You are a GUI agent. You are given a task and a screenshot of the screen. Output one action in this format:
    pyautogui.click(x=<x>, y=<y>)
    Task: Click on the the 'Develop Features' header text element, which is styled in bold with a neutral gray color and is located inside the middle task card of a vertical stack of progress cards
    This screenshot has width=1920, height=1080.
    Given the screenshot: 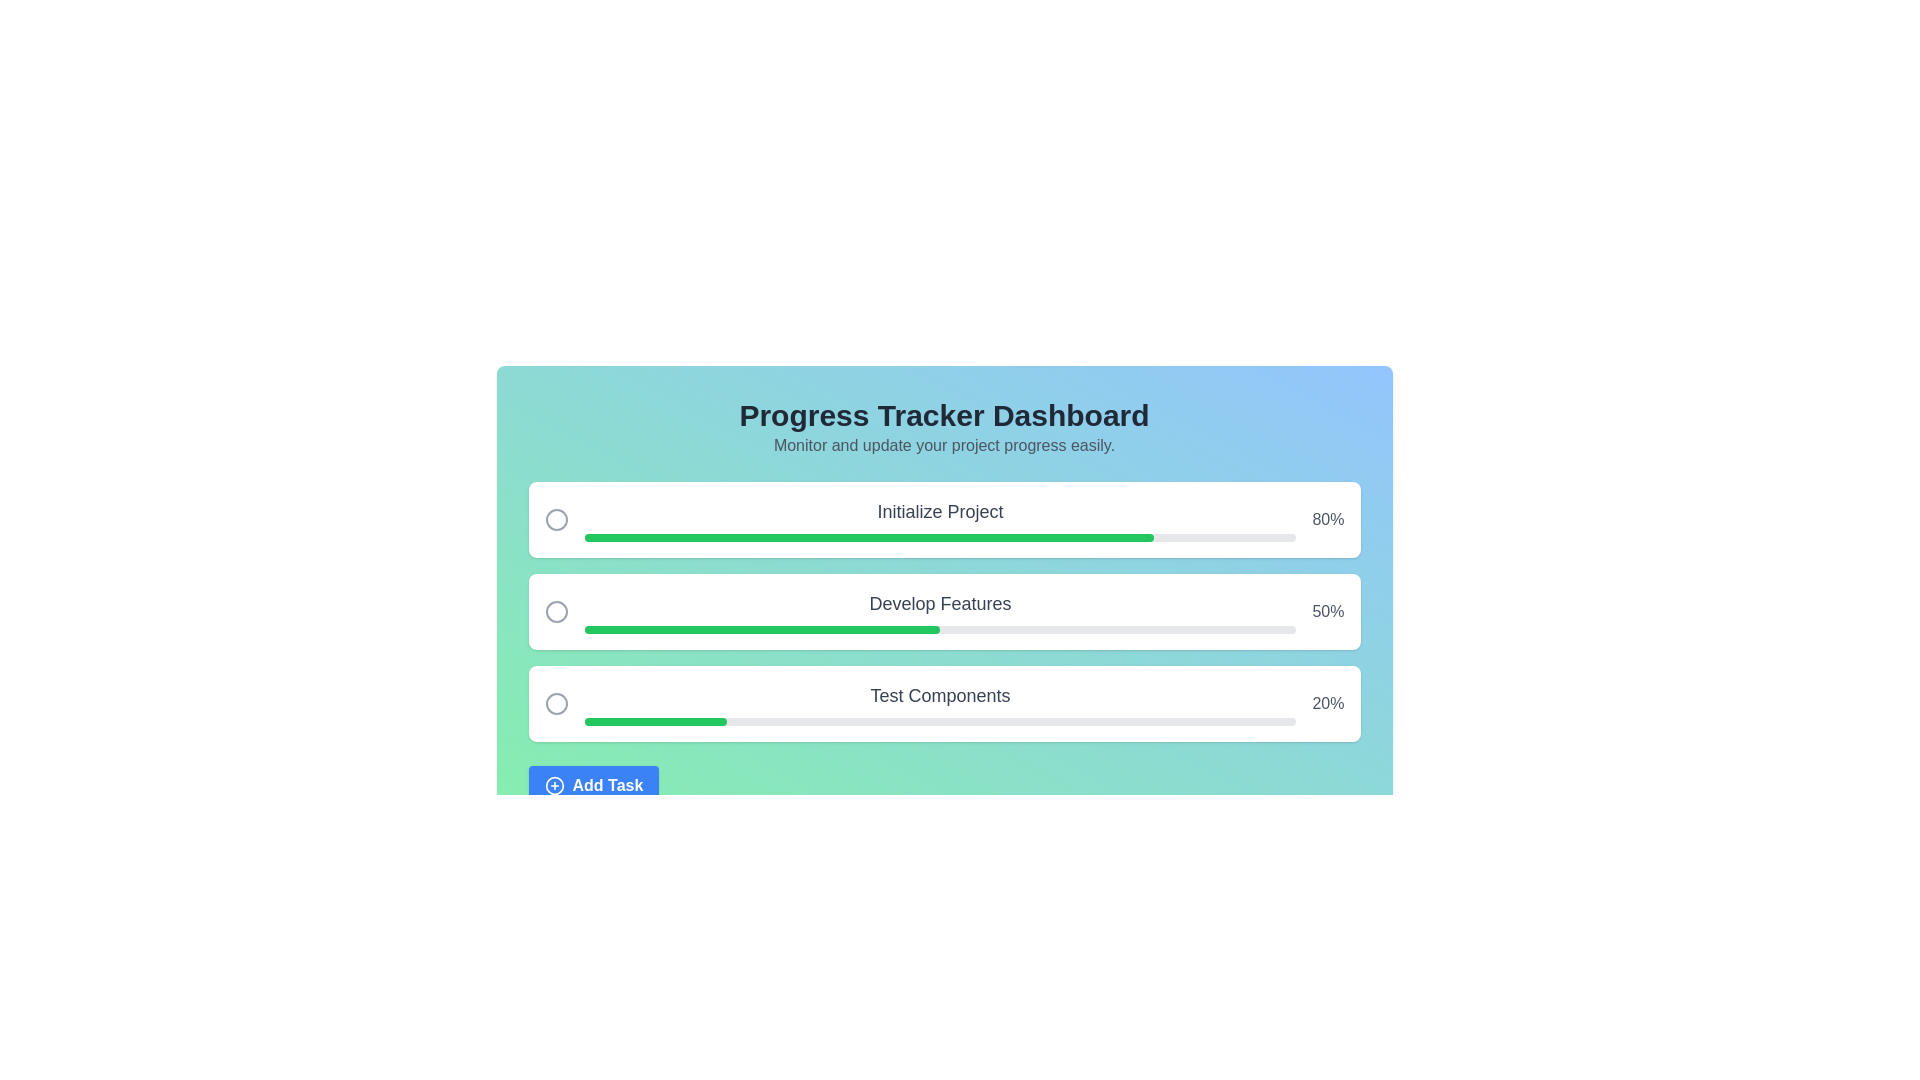 What is the action you would take?
    pyautogui.click(x=939, y=611)
    